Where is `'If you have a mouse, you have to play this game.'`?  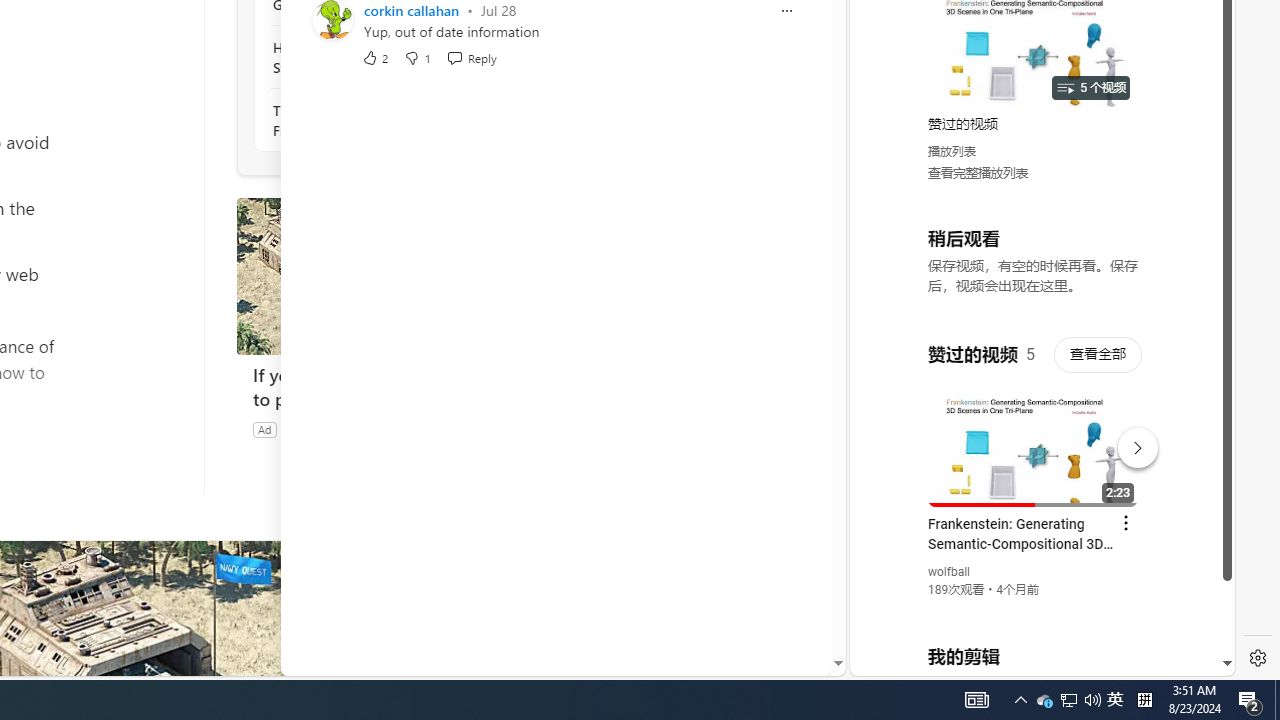
'If you have a mouse, you have to play this game.' is located at coordinates (386, 387).